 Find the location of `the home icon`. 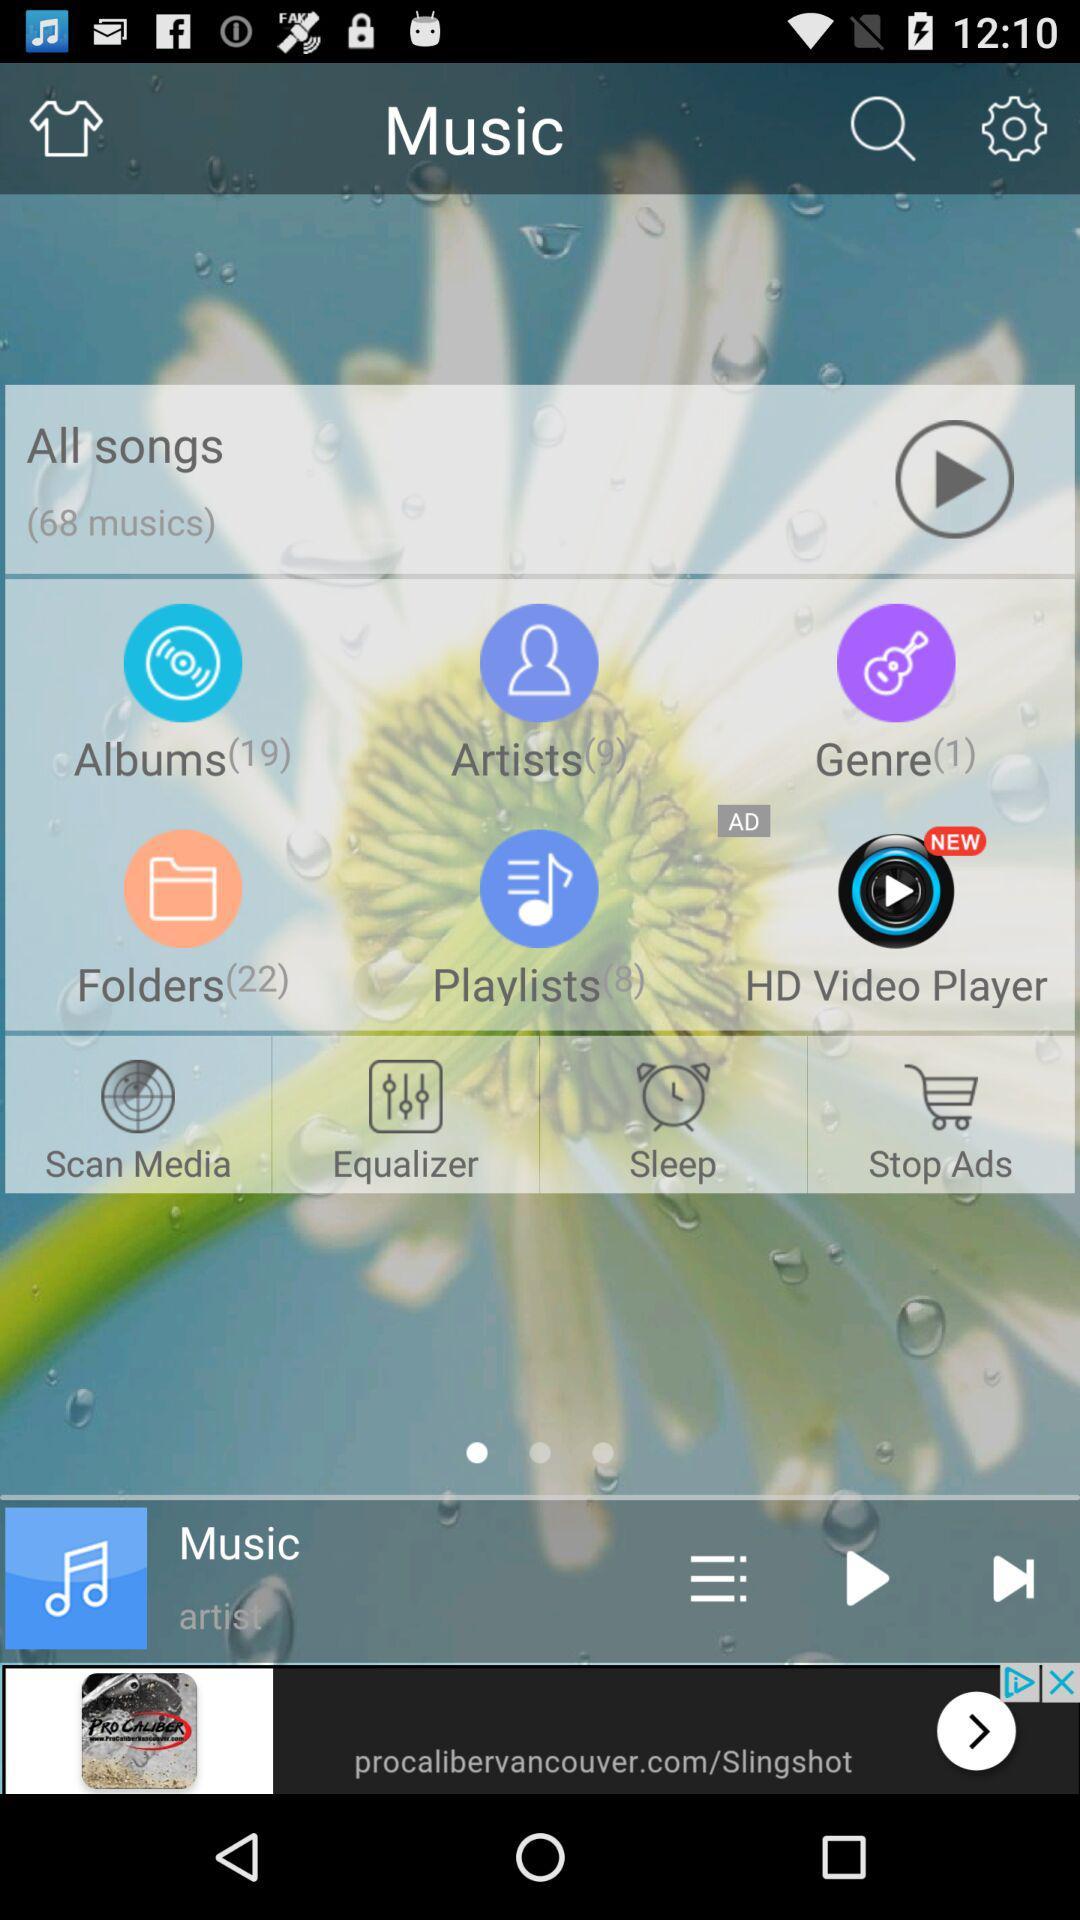

the home icon is located at coordinates (64, 136).